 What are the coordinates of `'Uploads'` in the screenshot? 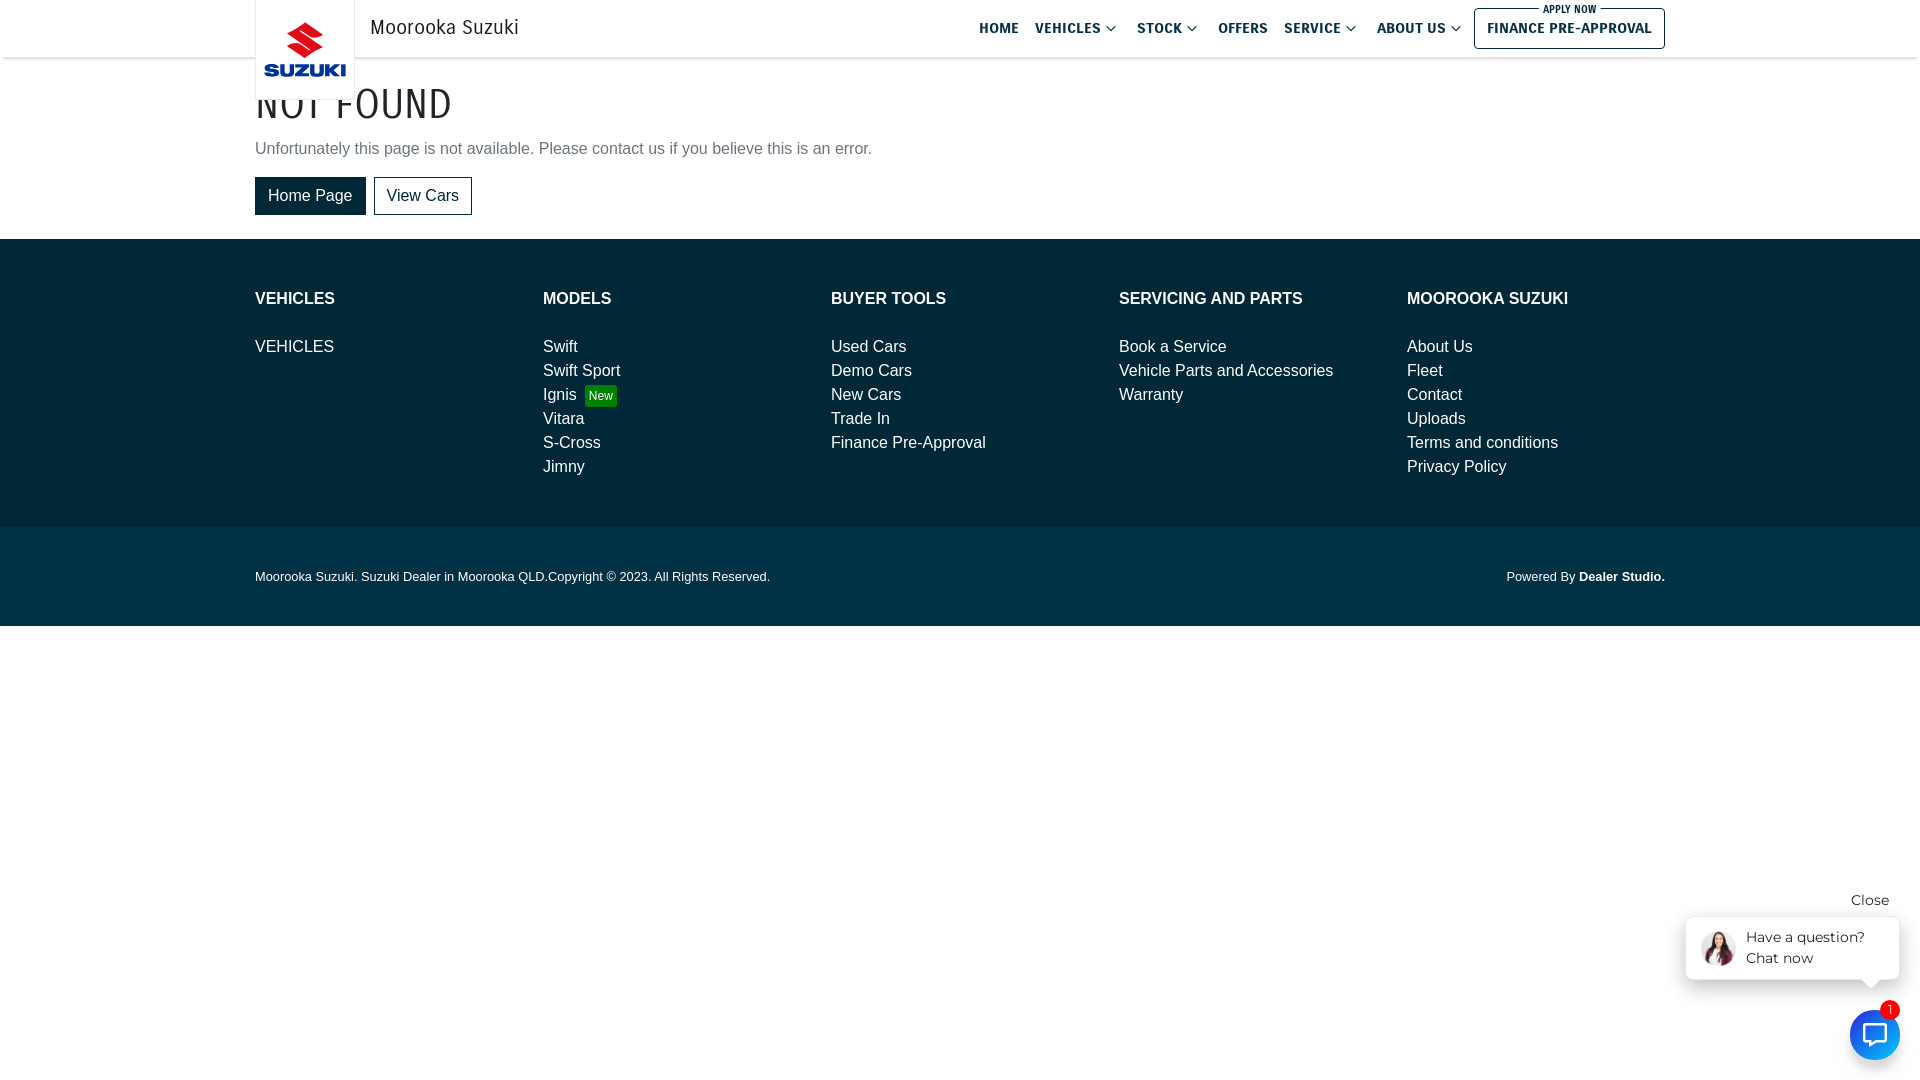 It's located at (1435, 417).